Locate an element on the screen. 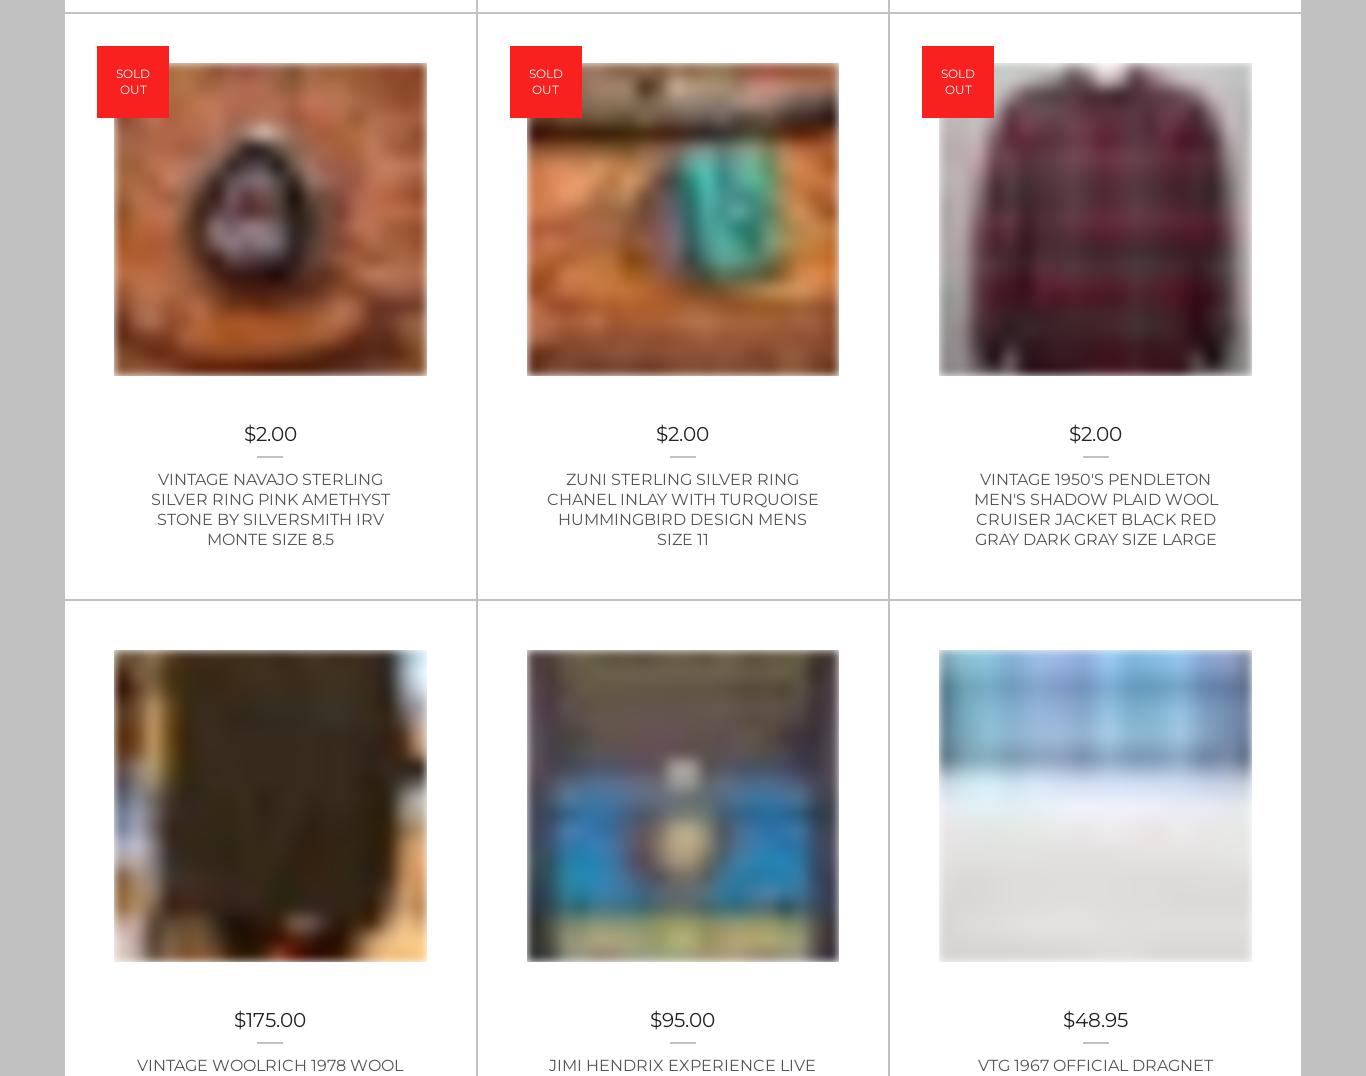 The image size is (1366, 1076). '95.00' is located at coordinates (688, 1019).